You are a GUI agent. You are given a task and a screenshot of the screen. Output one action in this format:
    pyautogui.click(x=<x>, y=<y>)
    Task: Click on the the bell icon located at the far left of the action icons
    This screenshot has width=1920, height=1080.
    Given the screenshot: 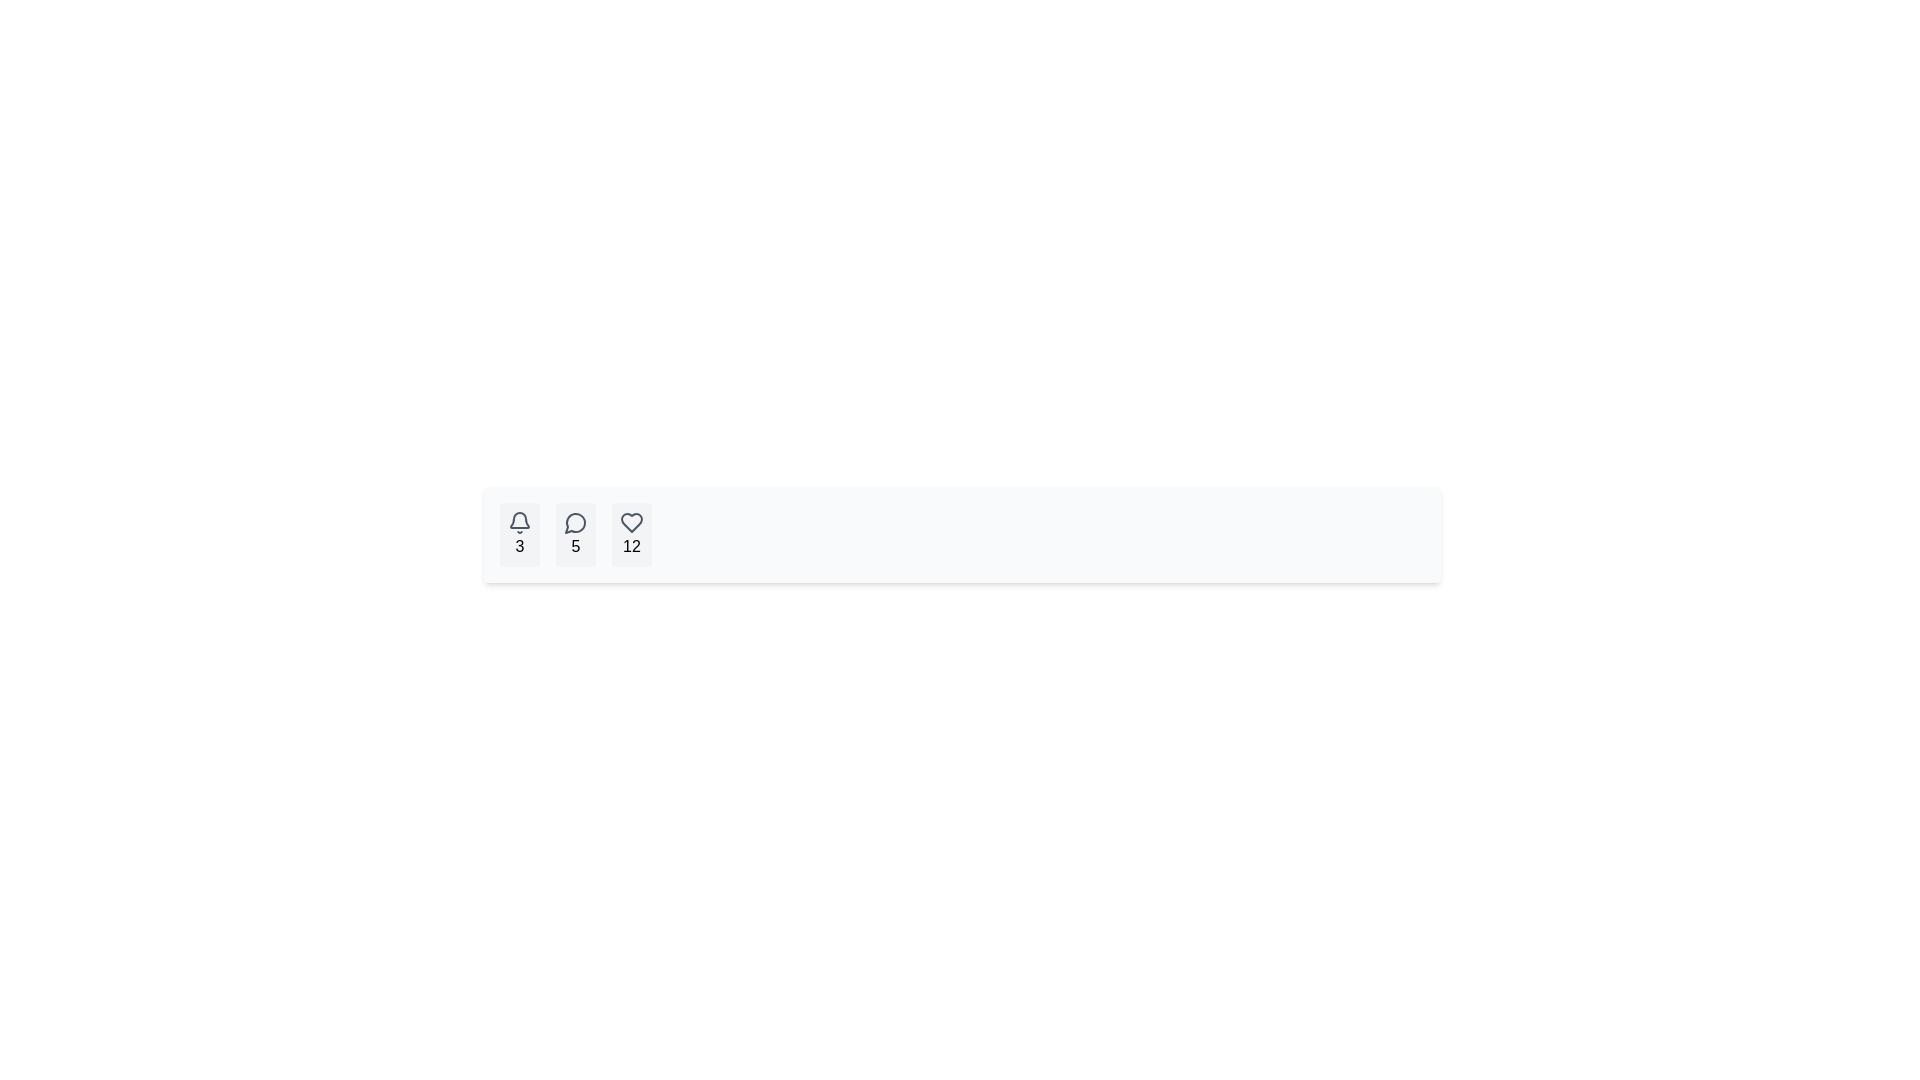 What is the action you would take?
    pyautogui.click(x=519, y=519)
    